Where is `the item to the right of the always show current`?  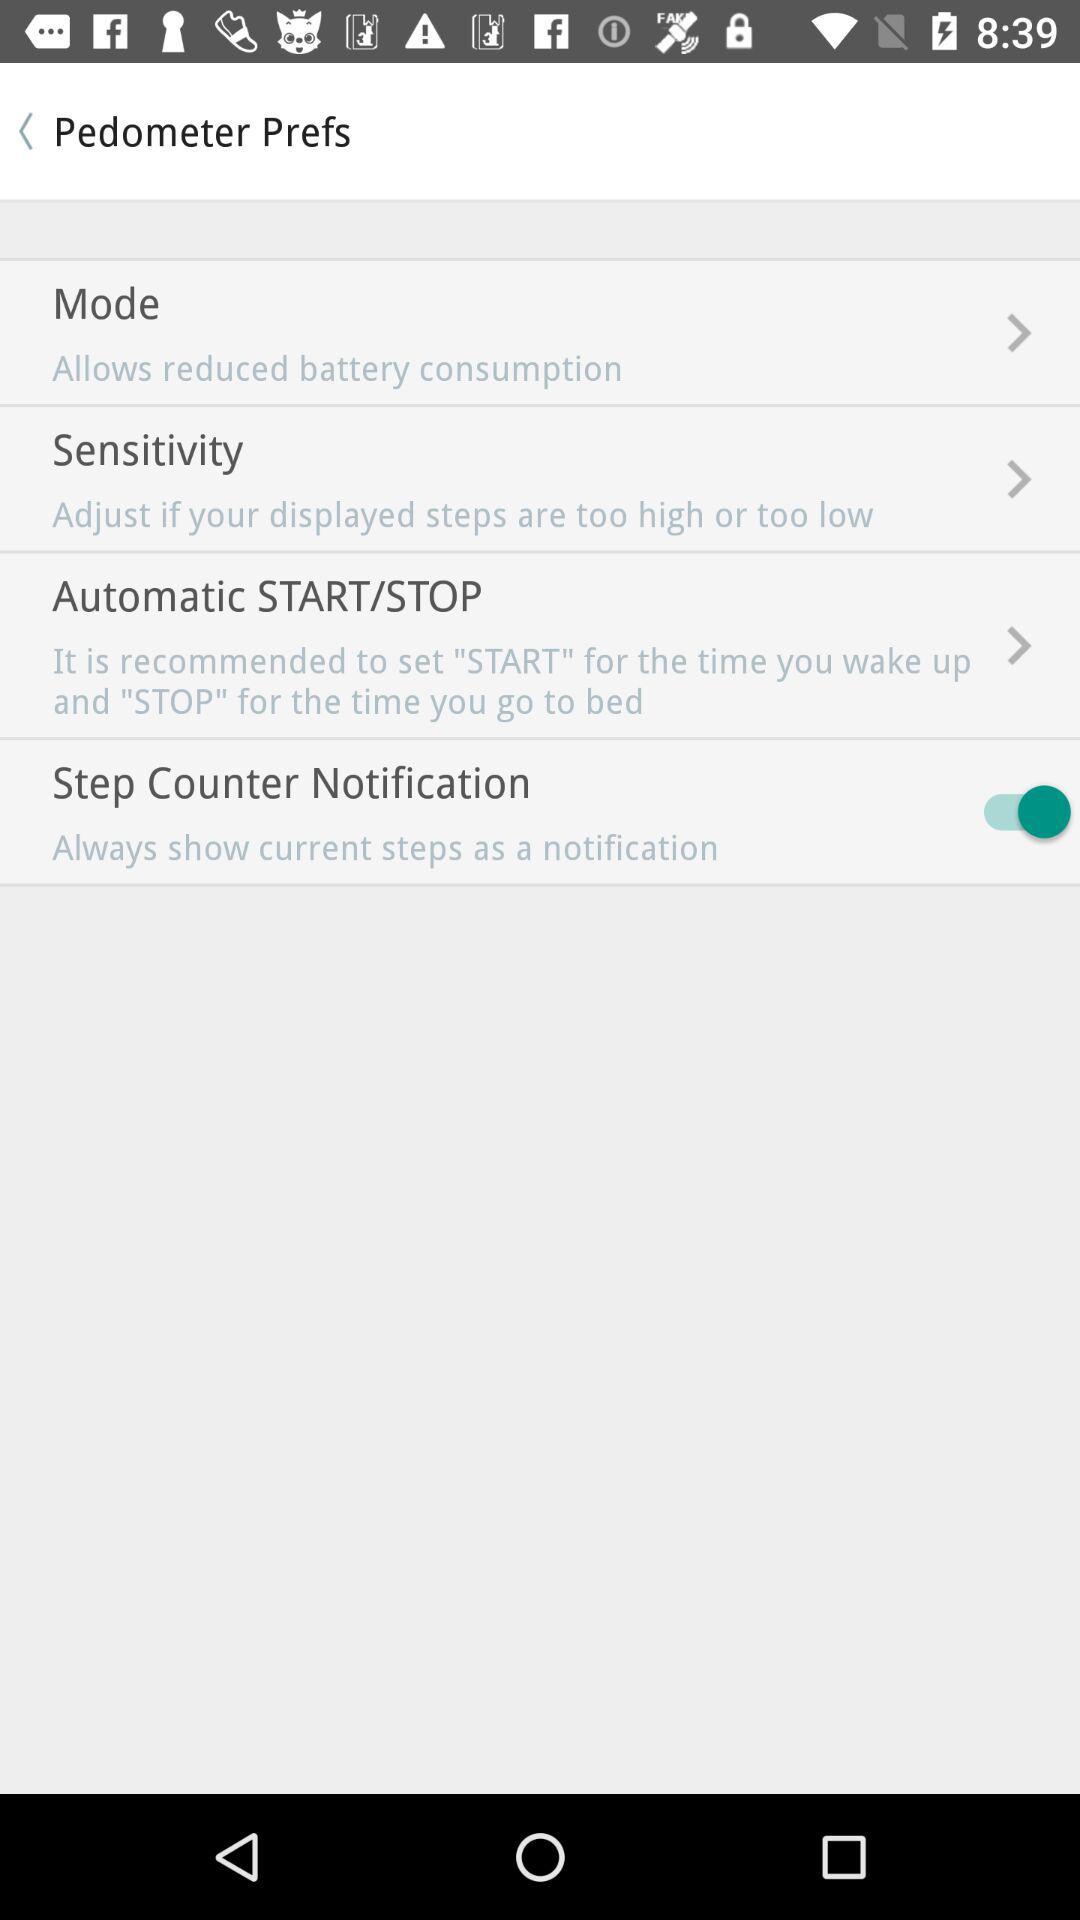 the item to the right of the always show current is located at coordinates (1017, 811).